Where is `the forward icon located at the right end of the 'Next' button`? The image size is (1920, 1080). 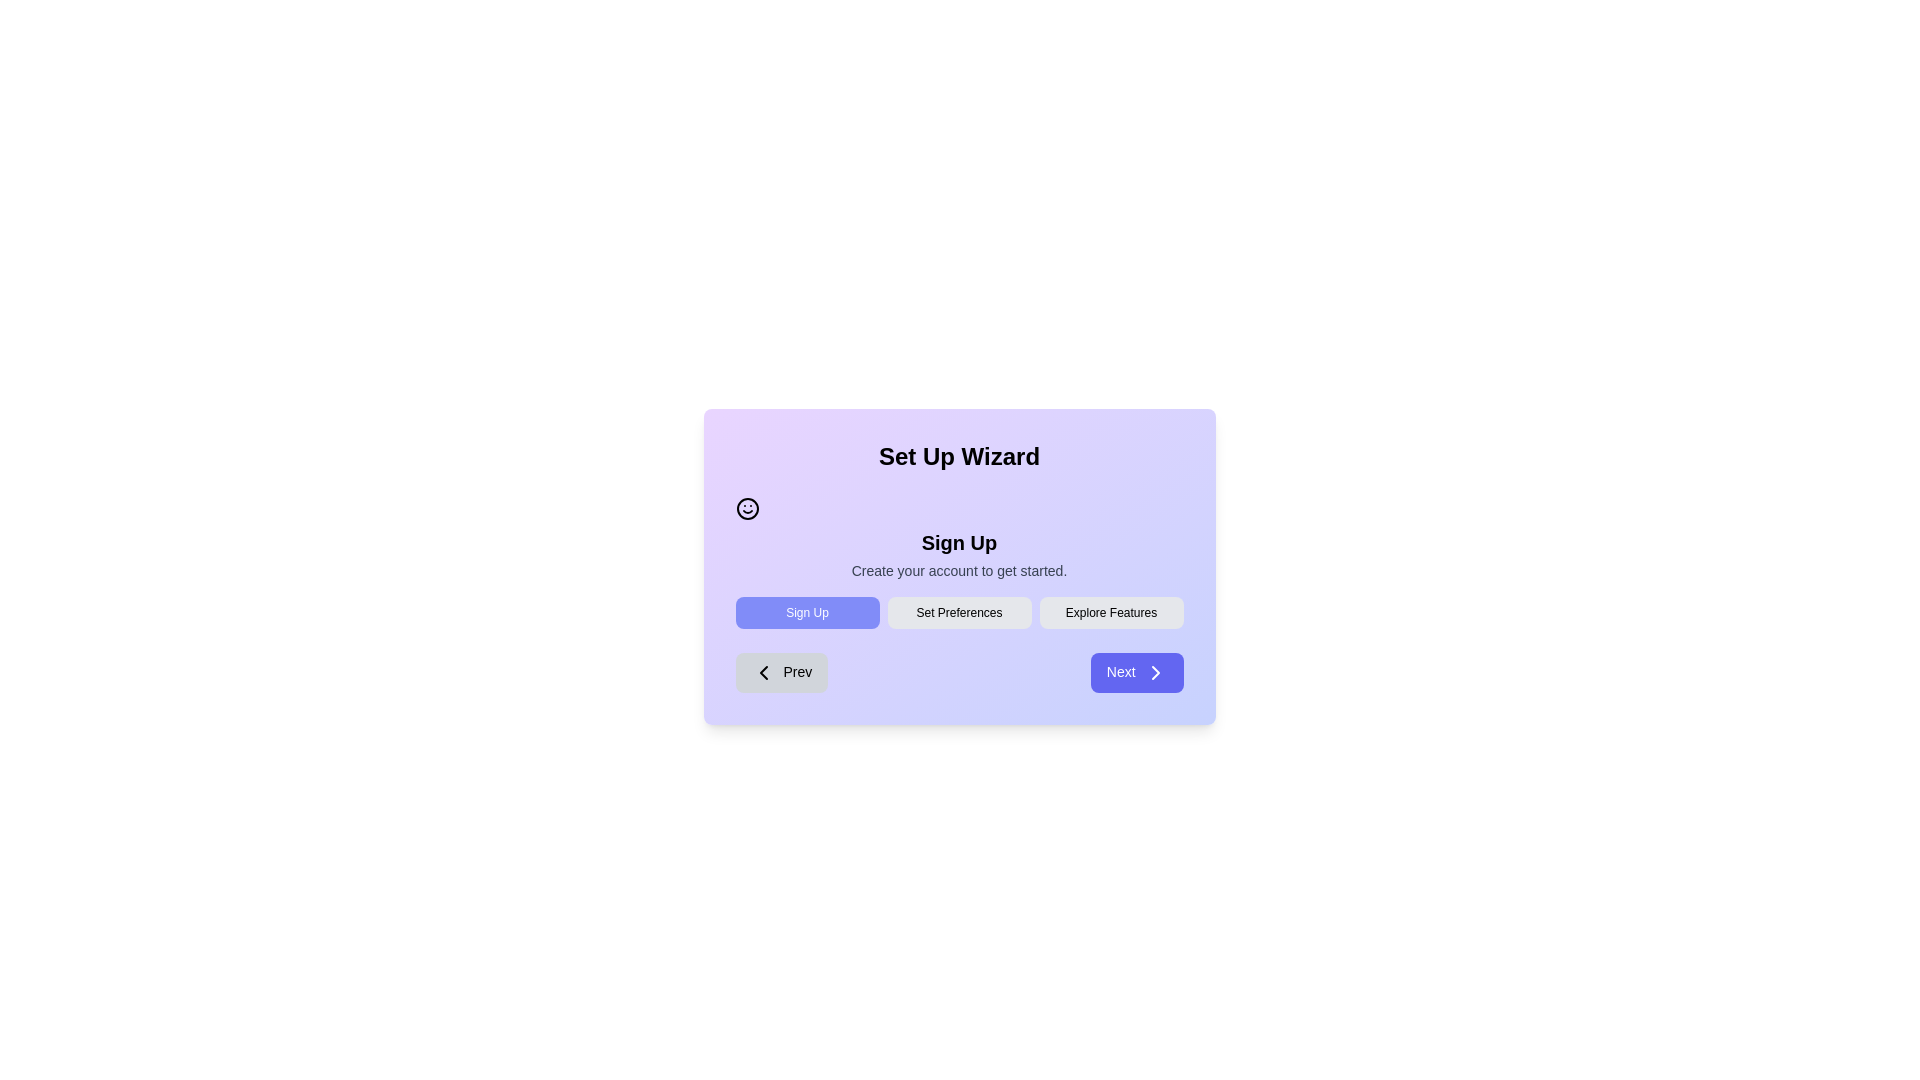
the forward icon located at the right end of the 'Next' button is located at coordinates (1155, 672).